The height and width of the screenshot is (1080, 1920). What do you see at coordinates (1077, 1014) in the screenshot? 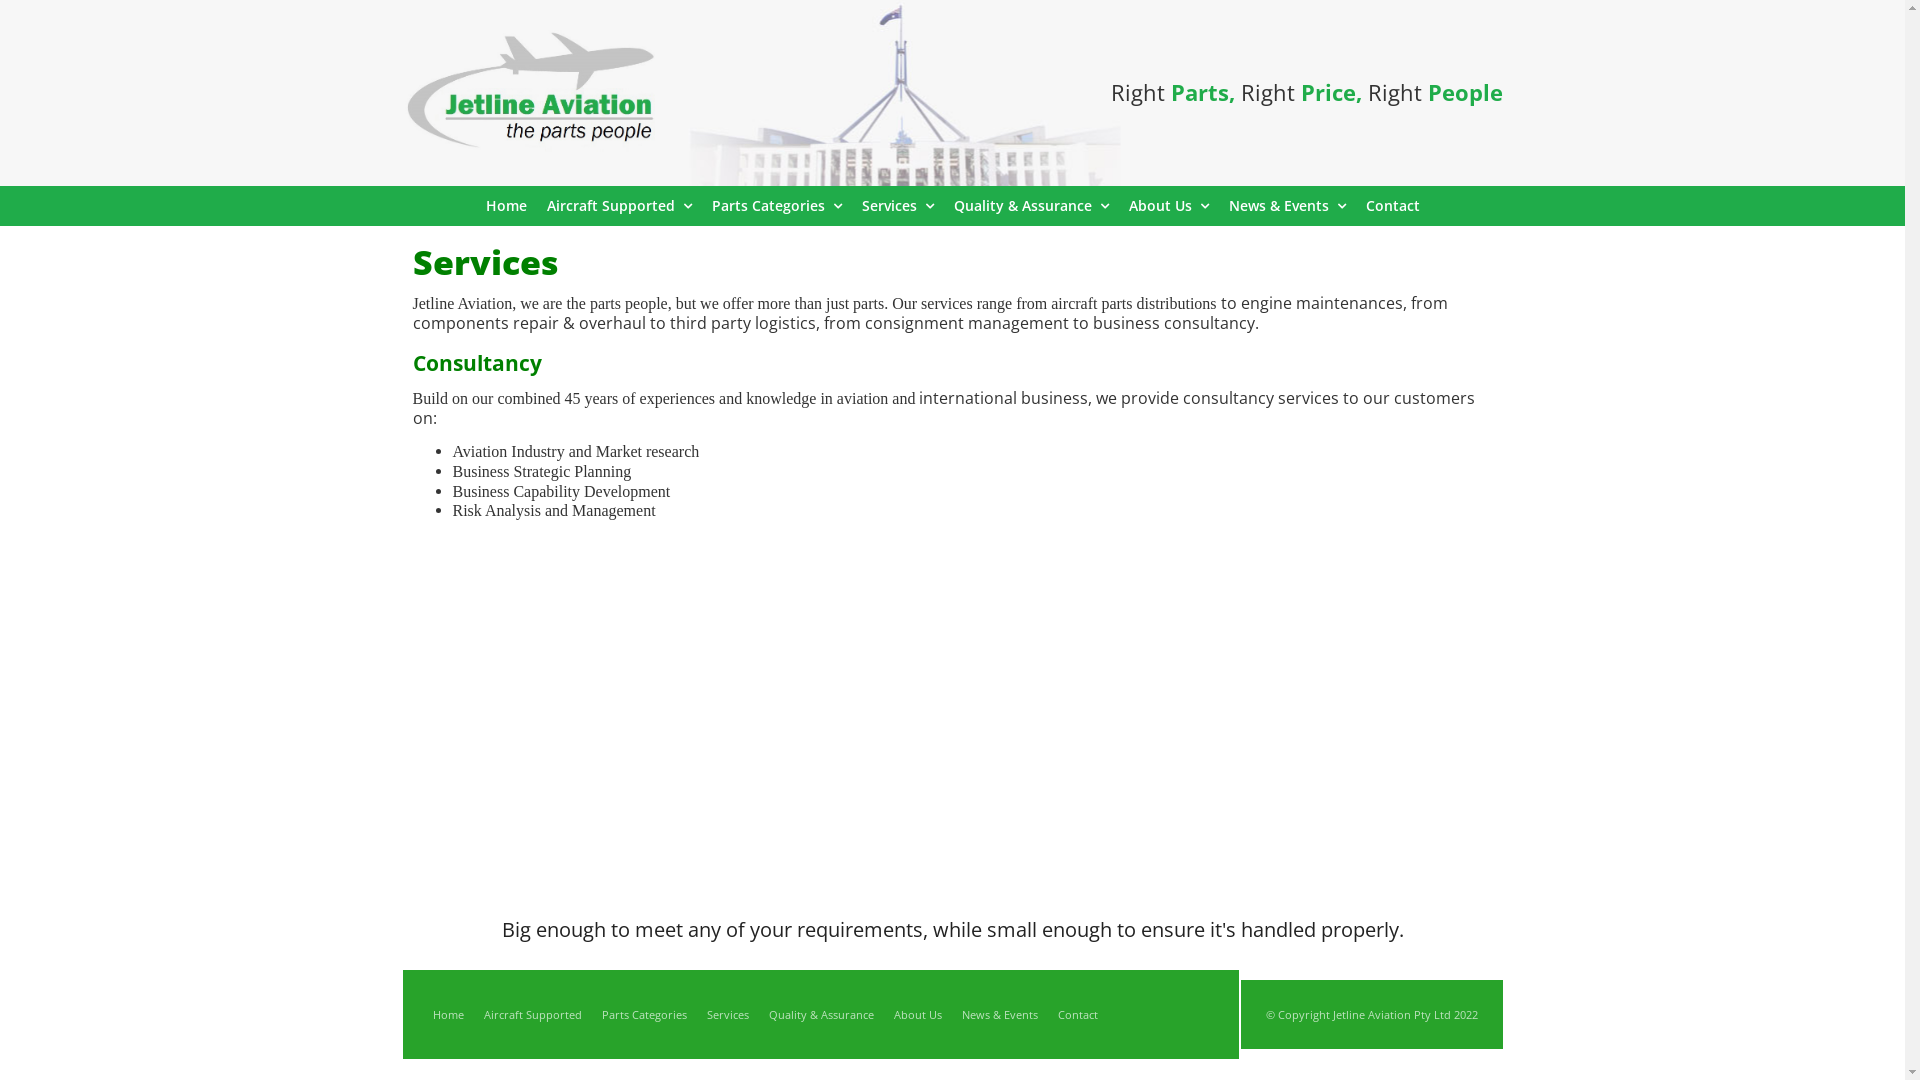
I see `'Contact'` at bounding box center [1077, 1014].